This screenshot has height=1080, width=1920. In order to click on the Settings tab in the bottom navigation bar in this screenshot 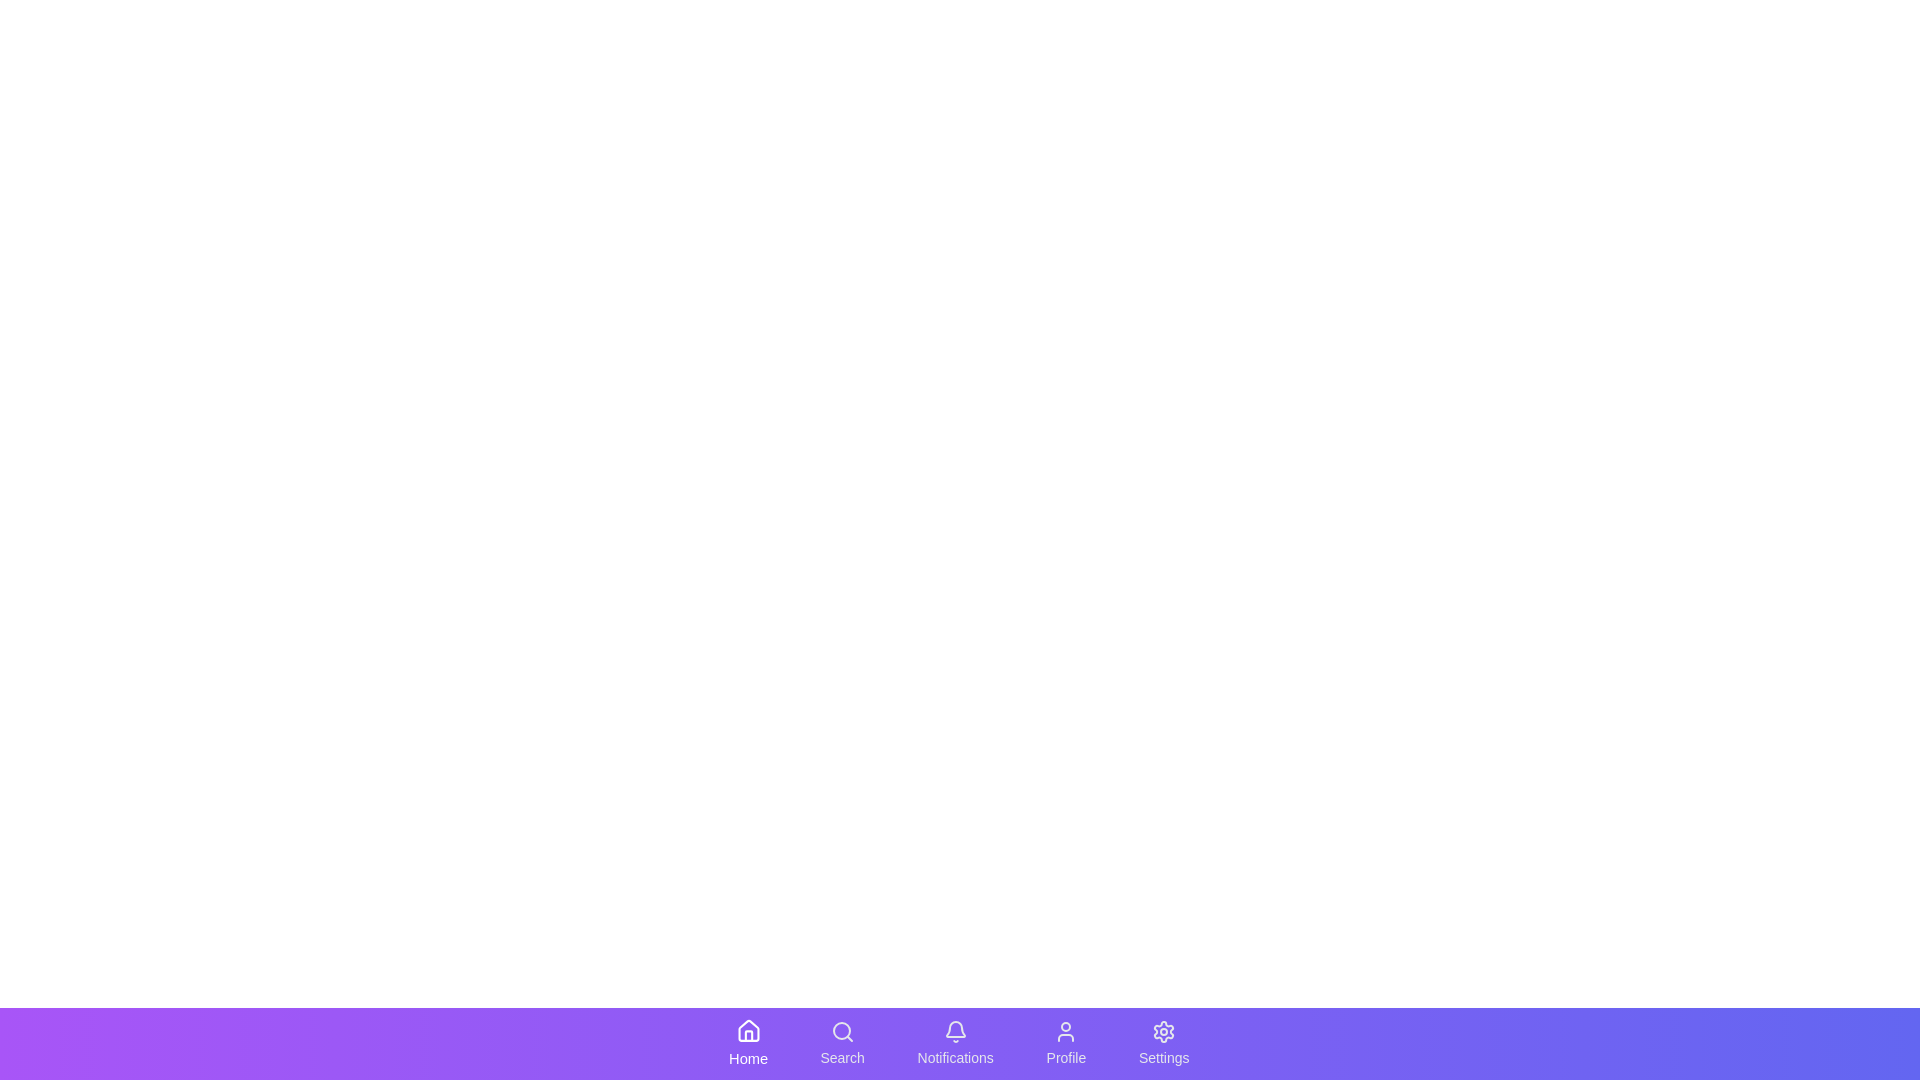, I will do `click(1163, 1043)`.